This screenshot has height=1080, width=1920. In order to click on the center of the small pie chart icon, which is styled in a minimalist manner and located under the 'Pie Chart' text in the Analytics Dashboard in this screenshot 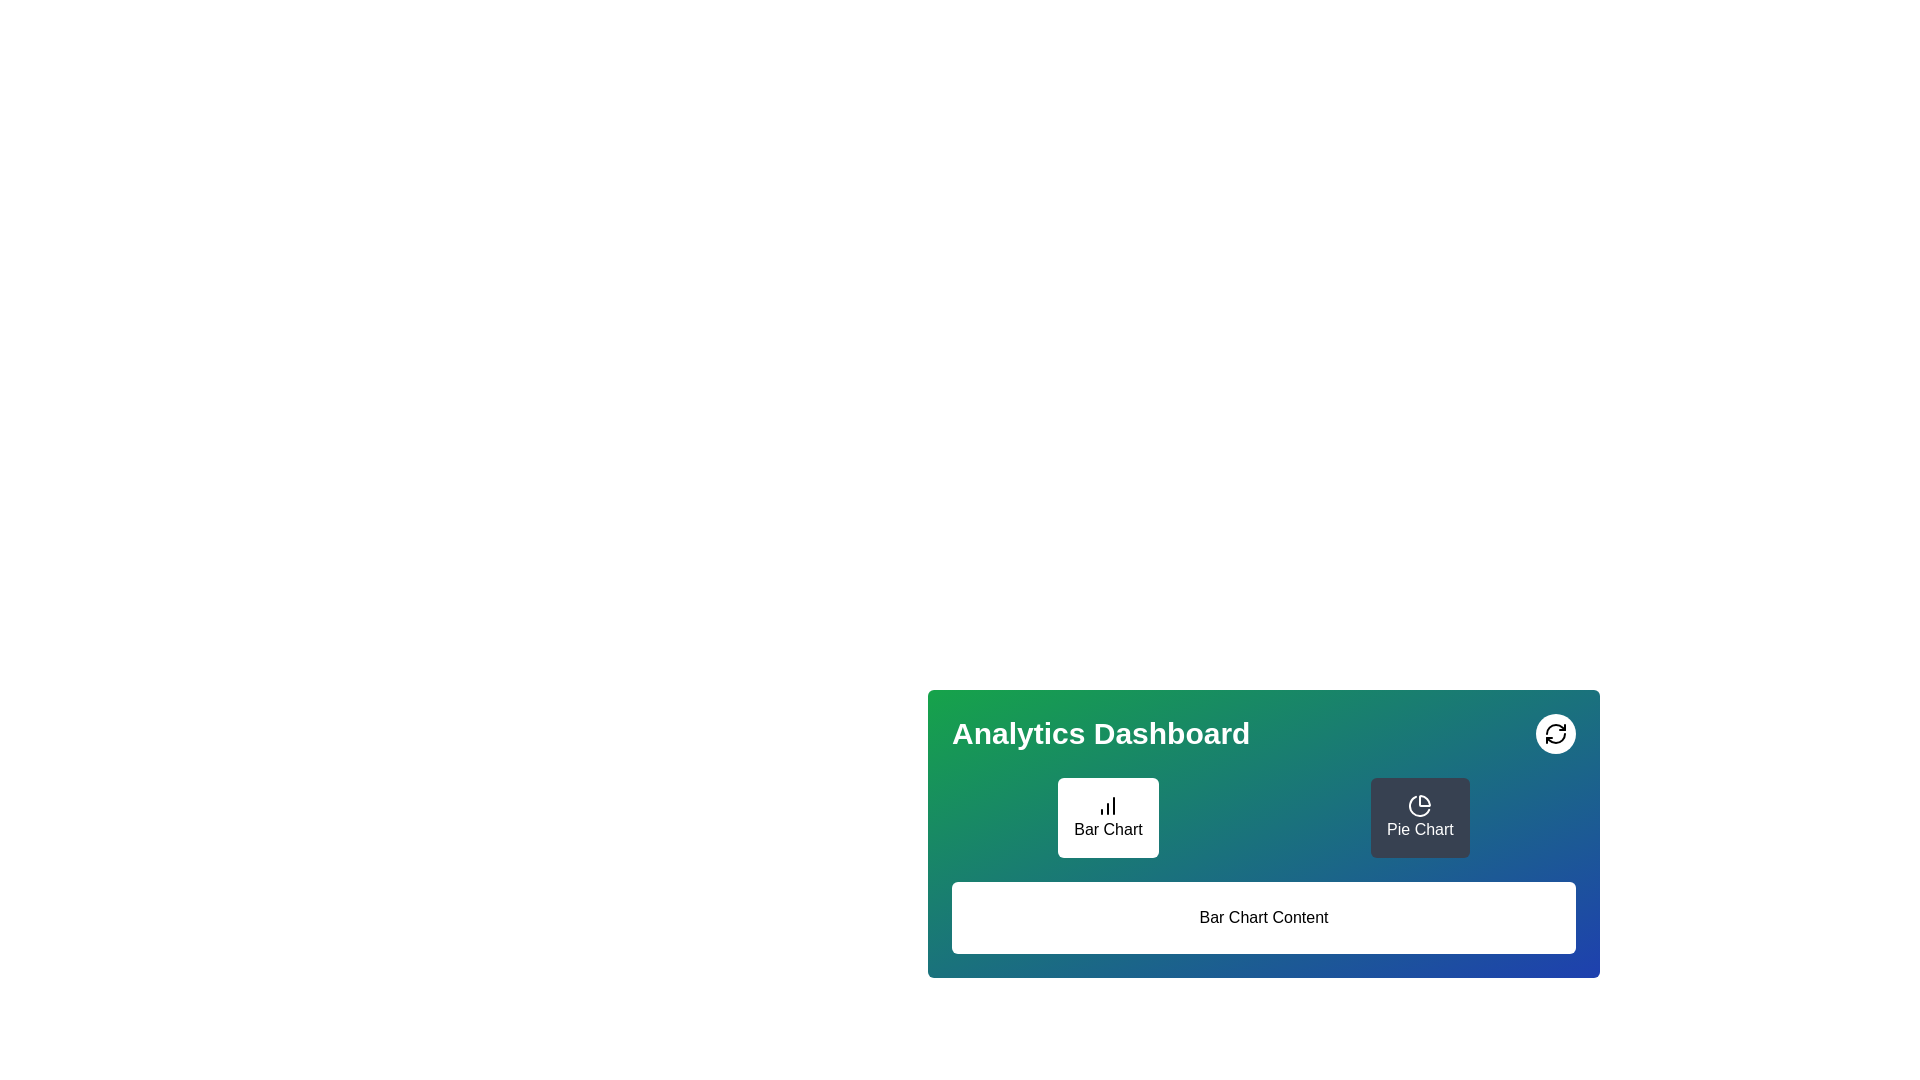, I will do `click(1419, 805)`.